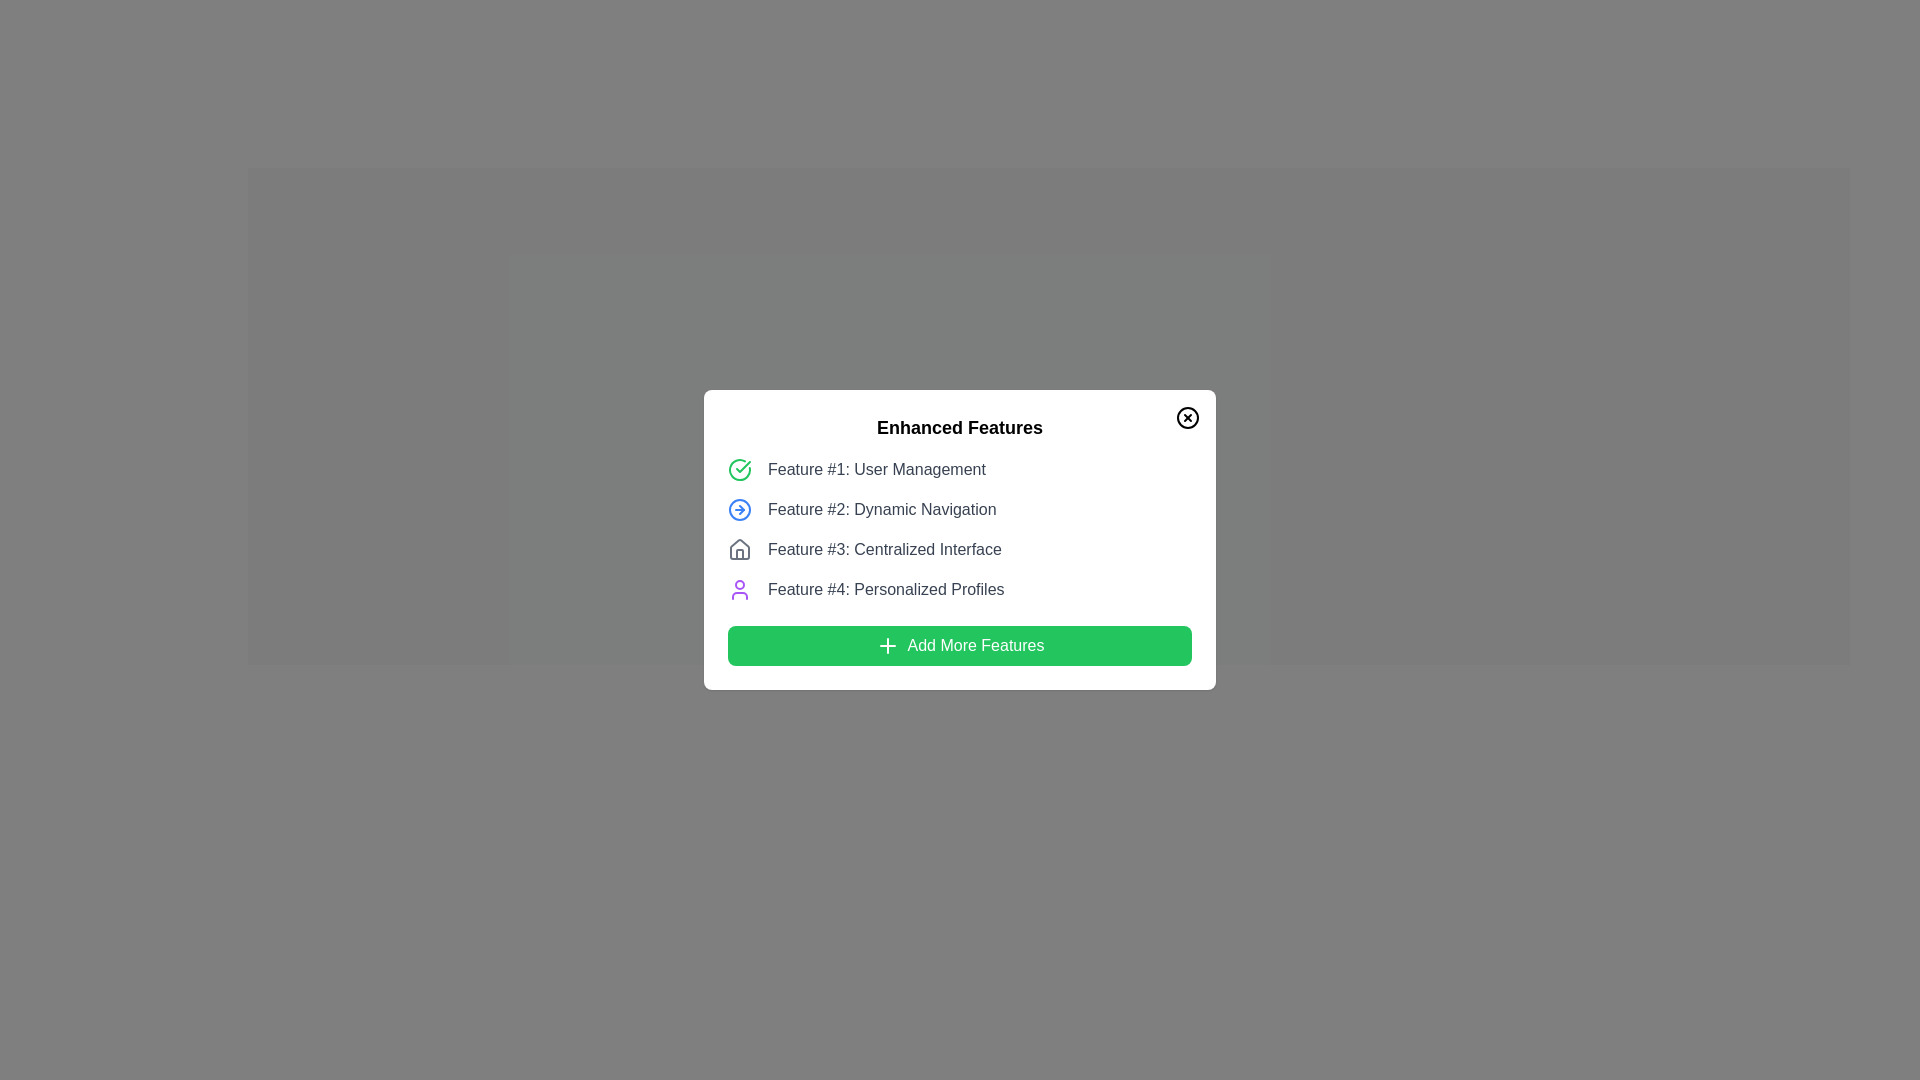  I want to click on the text label that identifies the feature named 'Centralized Interface', which is the third item in a vertical list of features within a modal, so click(883, 550).